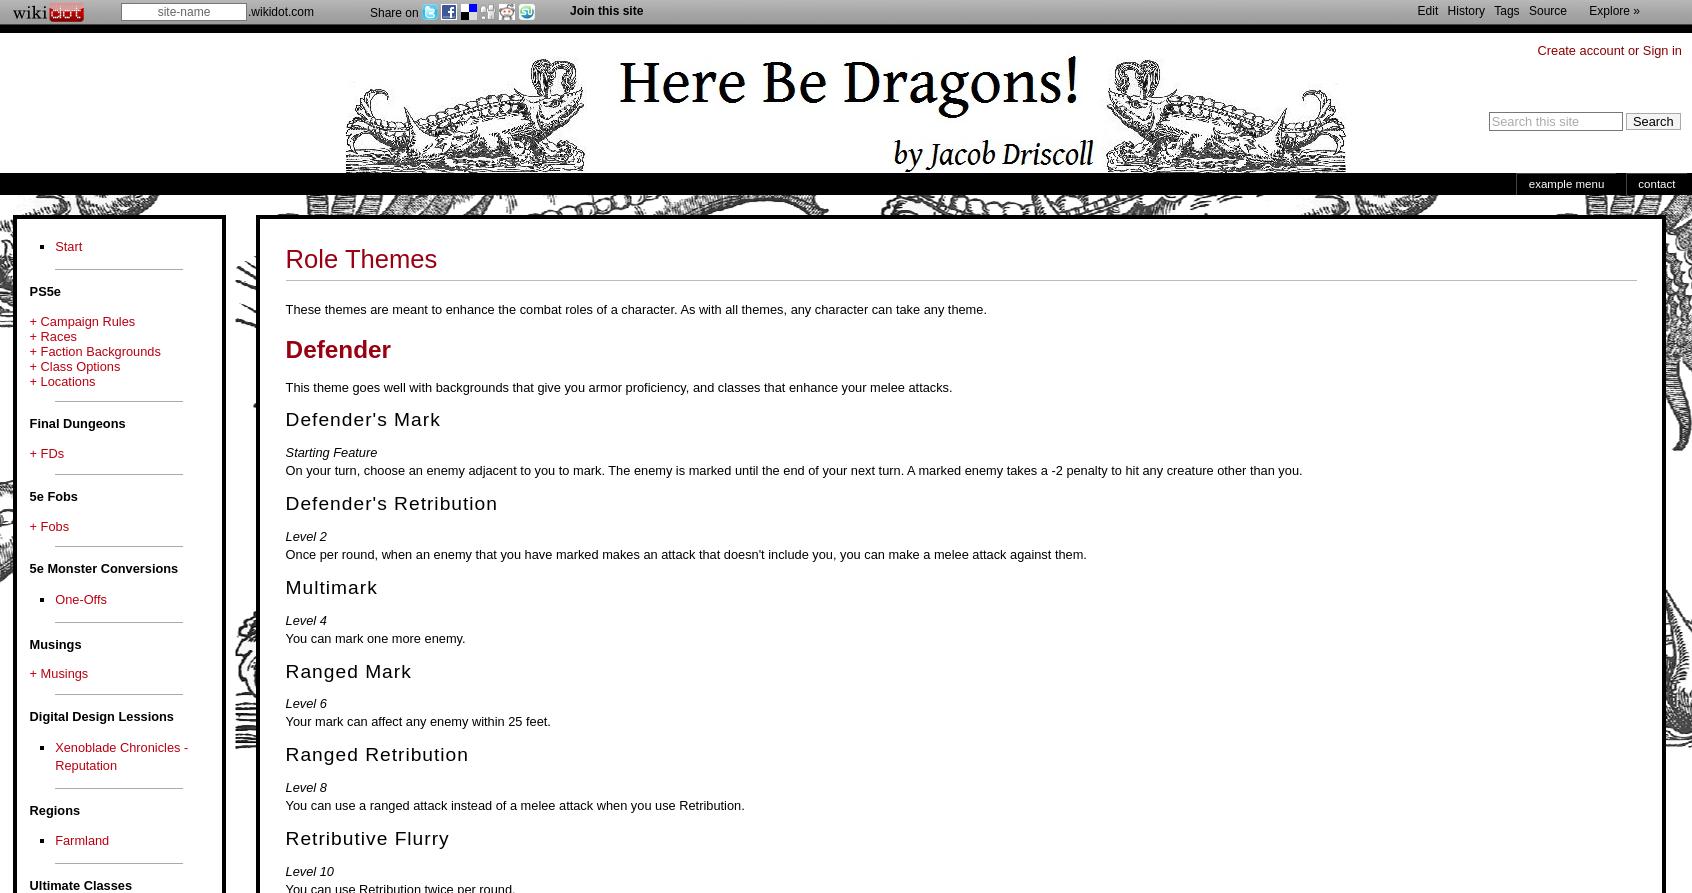  What do you see at coordinates (617, 386) in the screenshot?
I see `'This theme goes well with backgrounds that give you armor proficiency, and classes that enhance your melee attacks.'` at bounding box center [617, 386].